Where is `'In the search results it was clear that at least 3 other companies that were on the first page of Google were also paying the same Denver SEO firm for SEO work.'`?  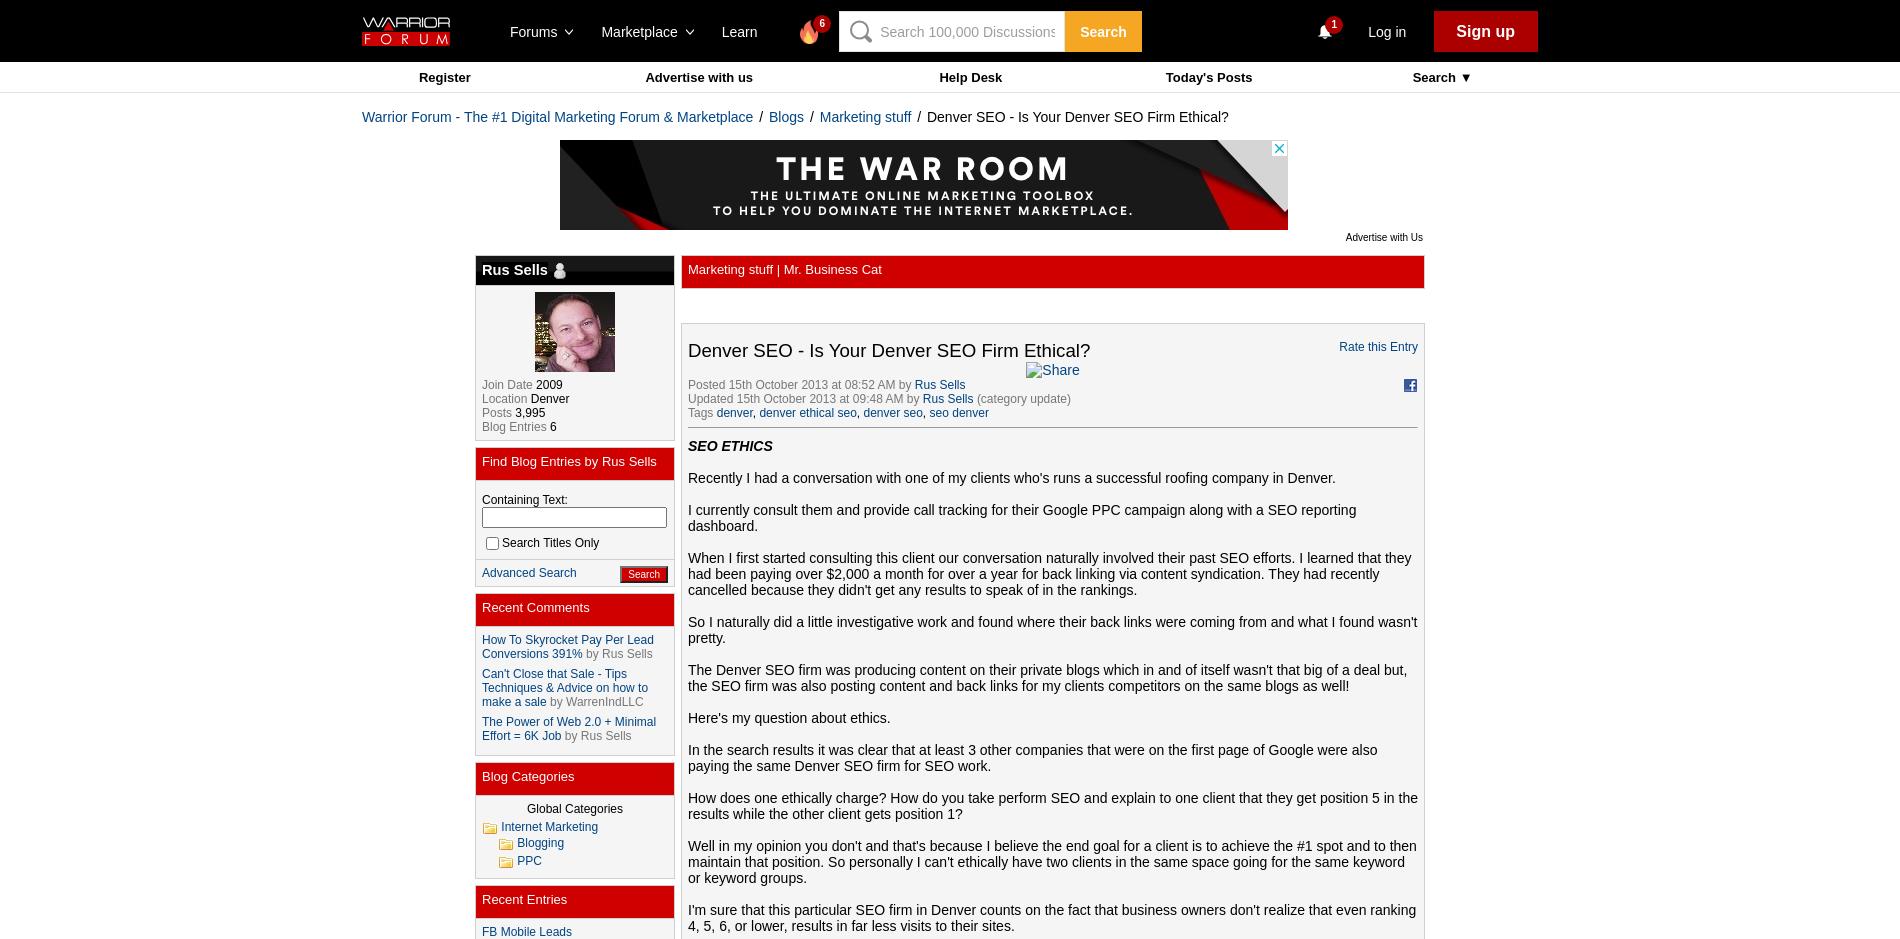 'In the search results it was clear that at least 3 other companies that were on the first page of Google were also paying the same Denver SEO firm for SEO work.' is located at coordinates (1032, 757).